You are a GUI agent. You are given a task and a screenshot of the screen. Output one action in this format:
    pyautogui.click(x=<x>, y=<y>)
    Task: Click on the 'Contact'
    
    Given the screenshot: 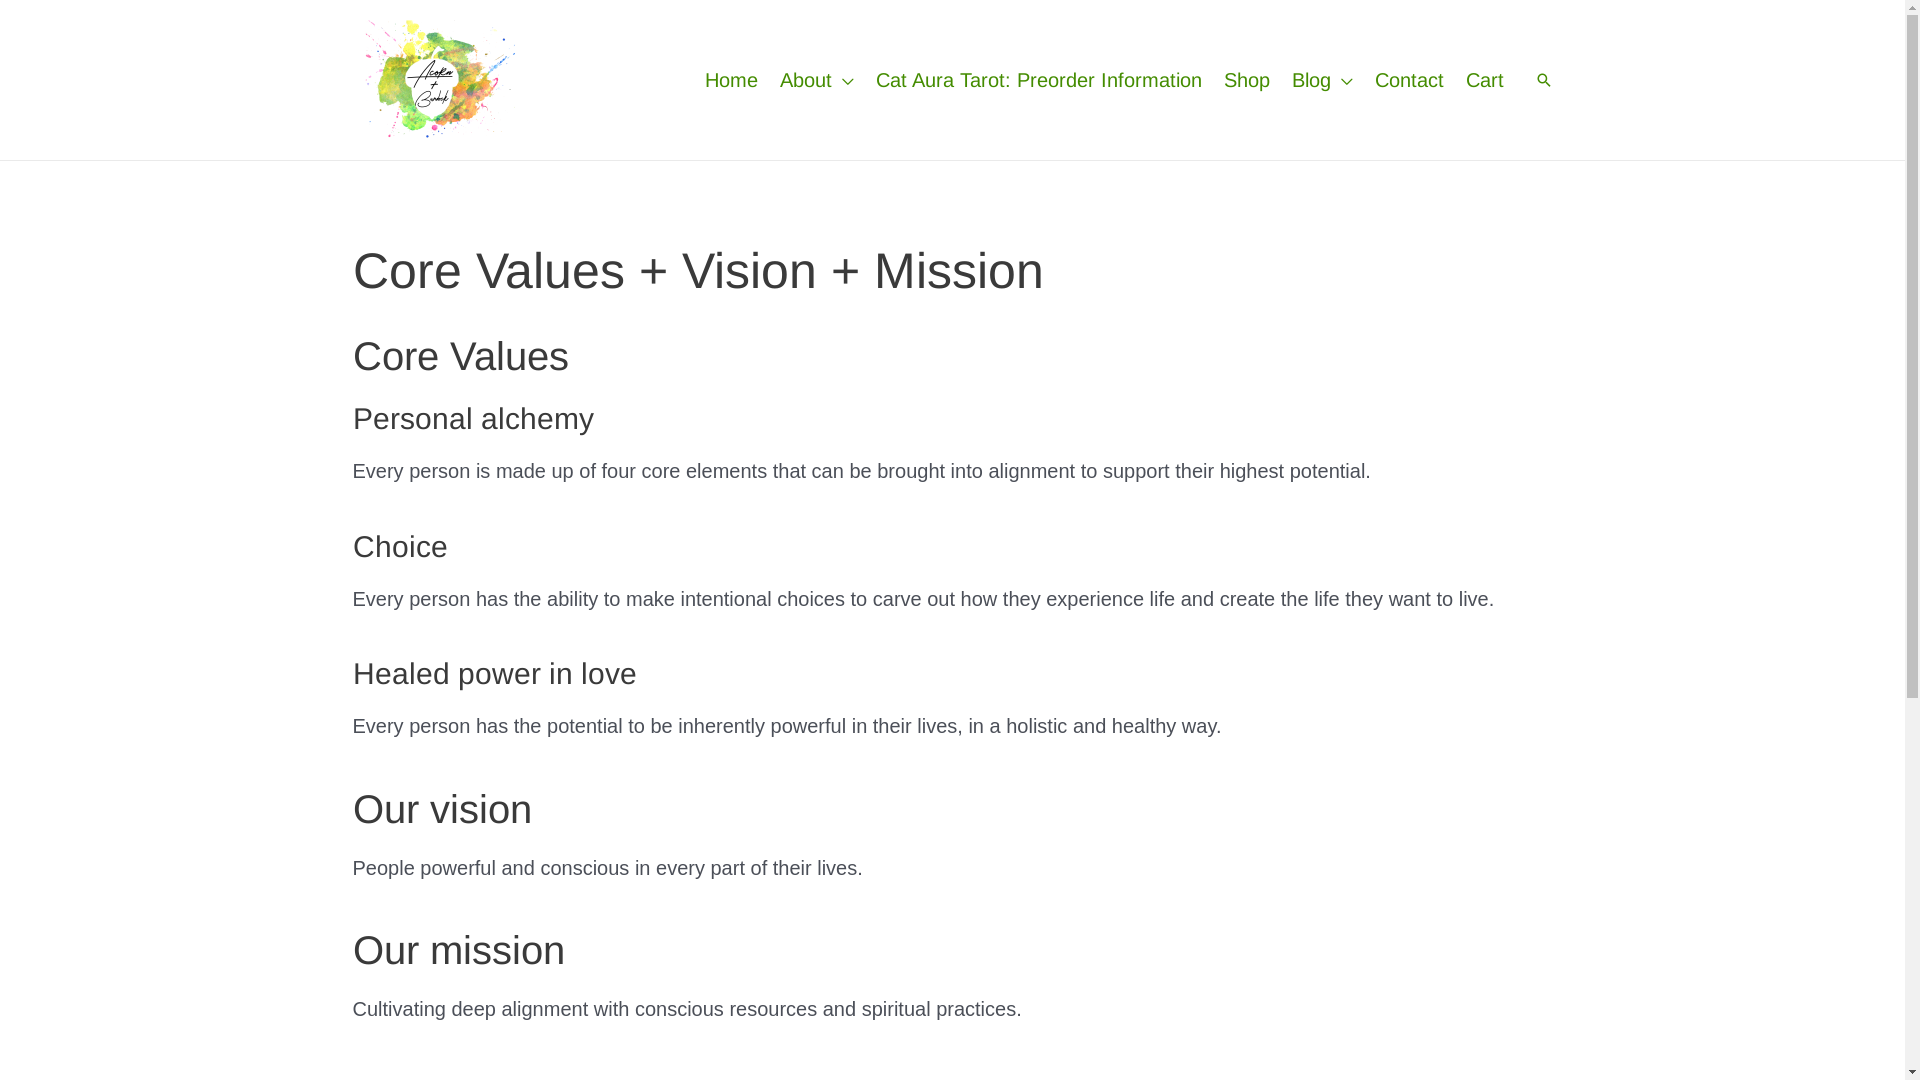 What is the action you would take?
    pyautogui.click(x=1408, y=79)
    